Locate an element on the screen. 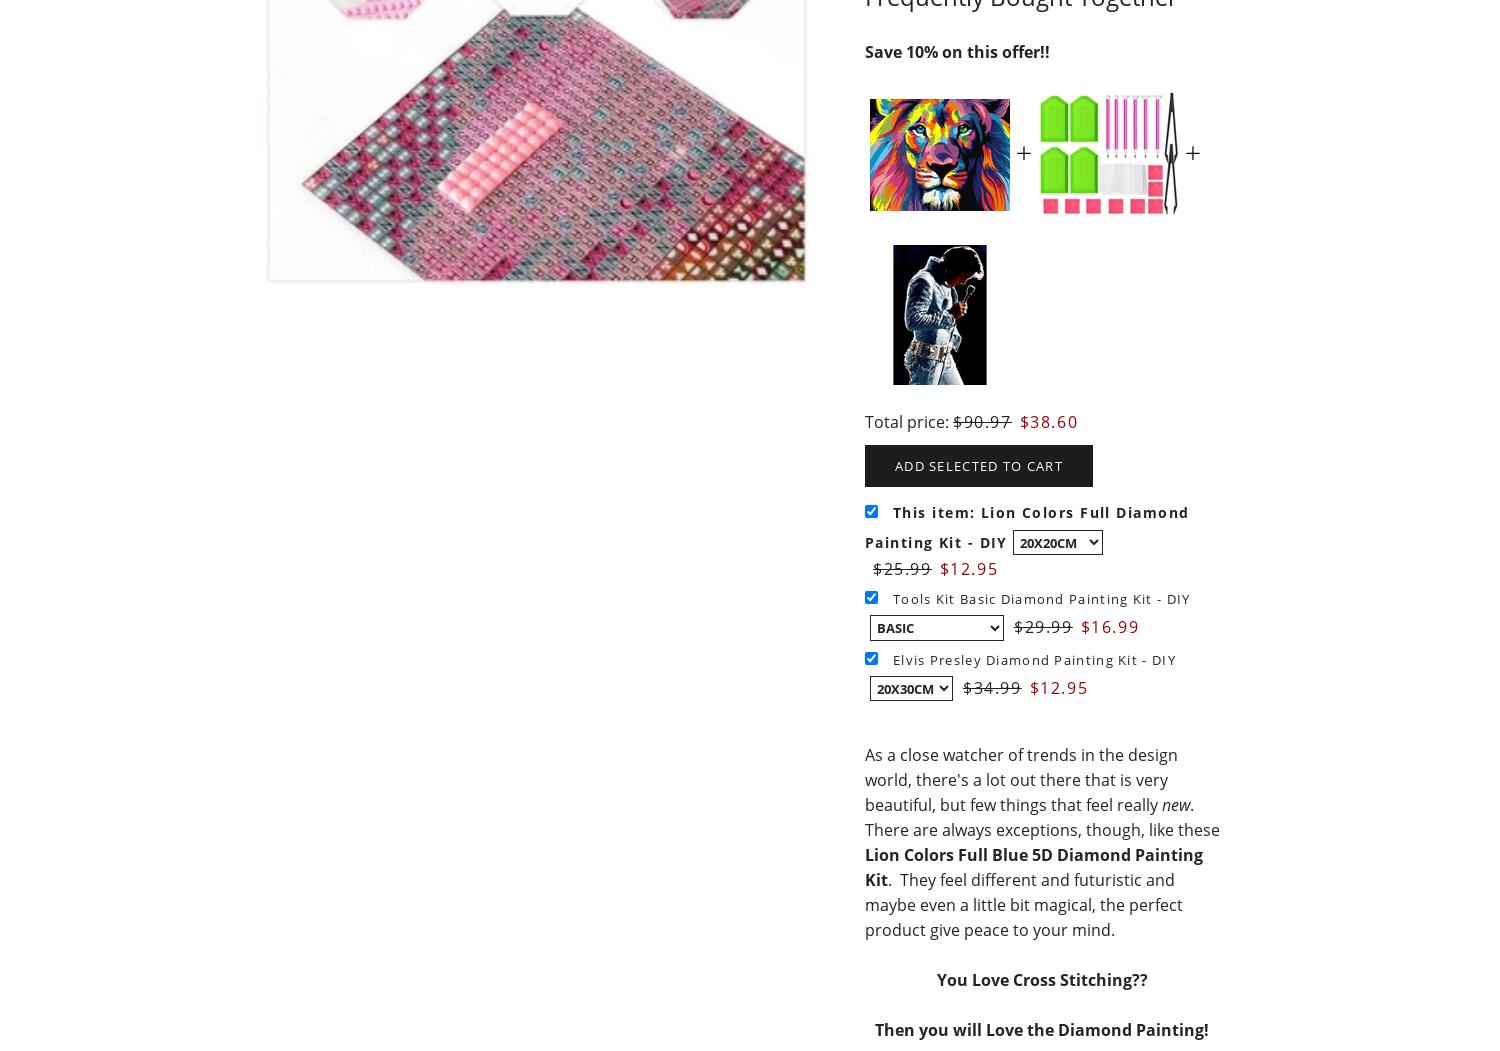 This screenshot has width=1500, height=1051. 'Add selected to cart' is located at coordinates (977, 463).